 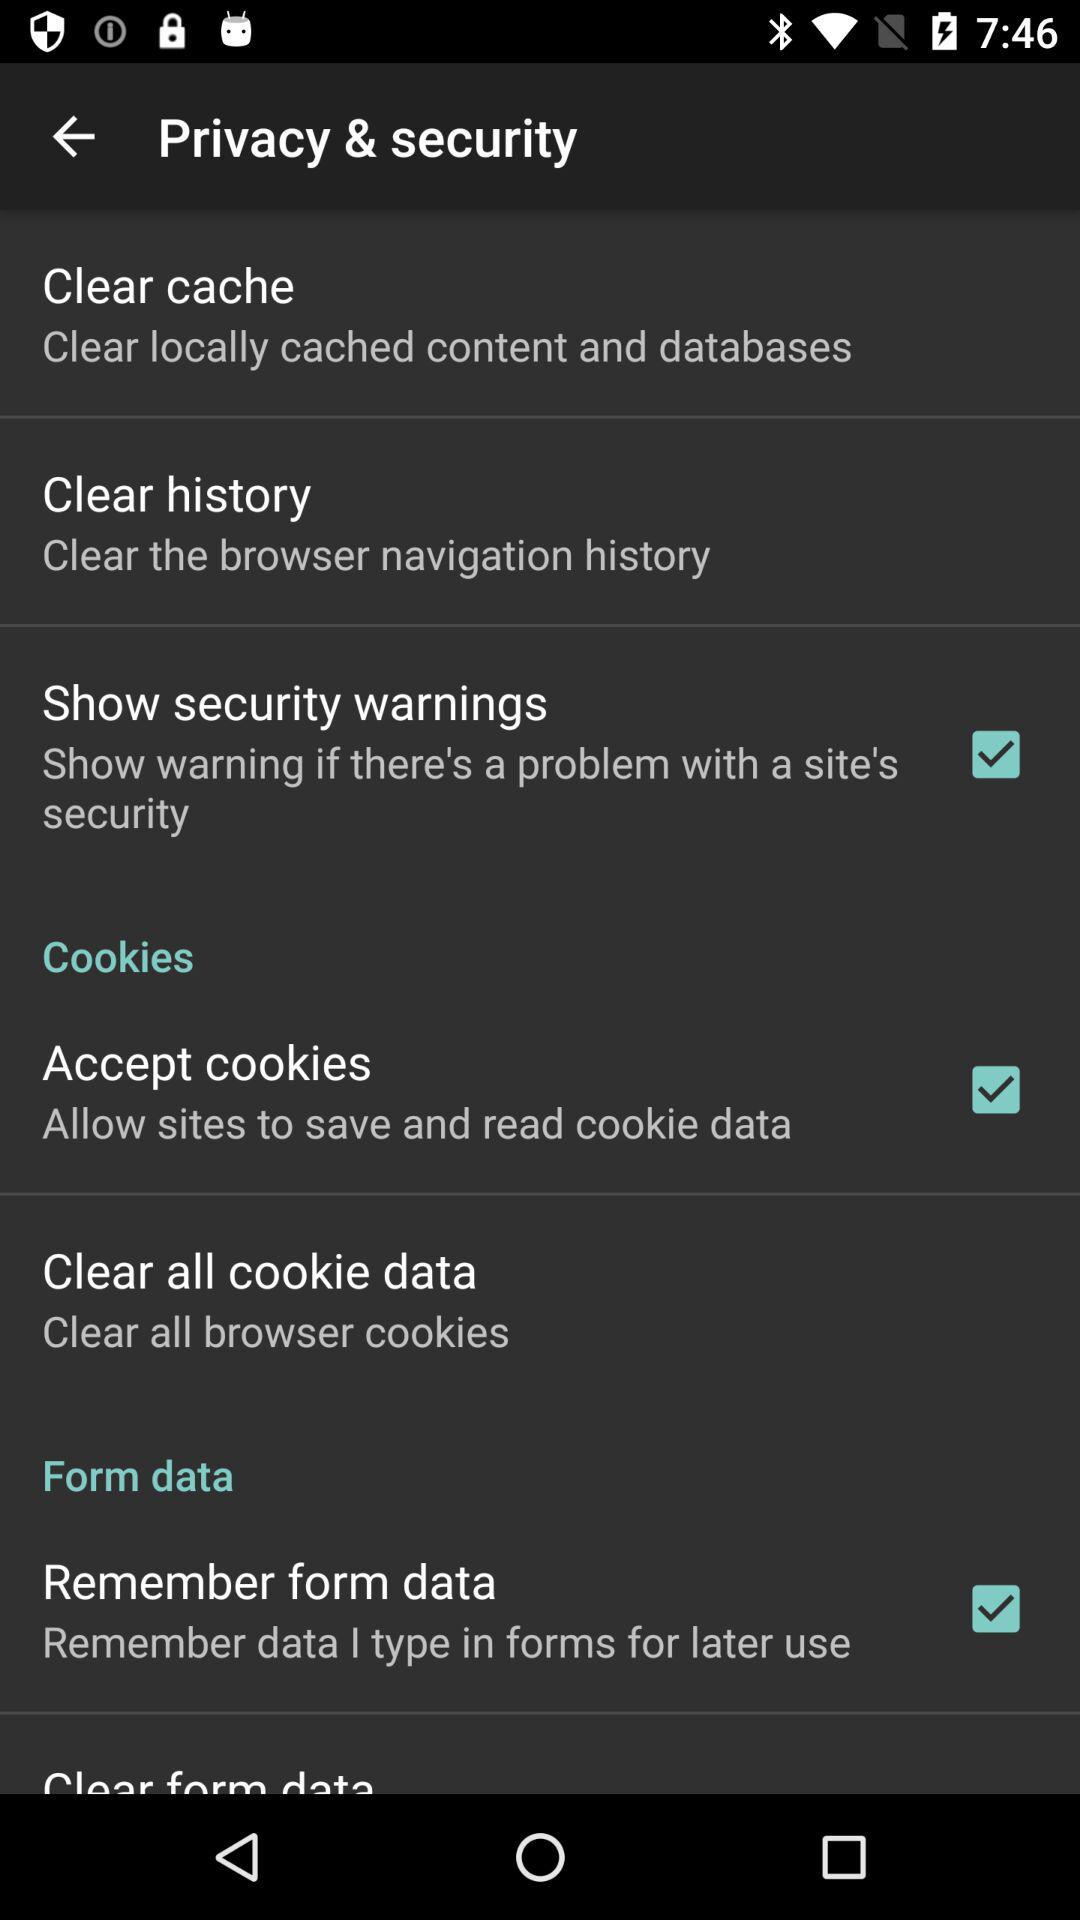 What do you see at coordinates (446, 345) in the screenshot?
I see `item above clear history app` at bounding box center [446, 345].